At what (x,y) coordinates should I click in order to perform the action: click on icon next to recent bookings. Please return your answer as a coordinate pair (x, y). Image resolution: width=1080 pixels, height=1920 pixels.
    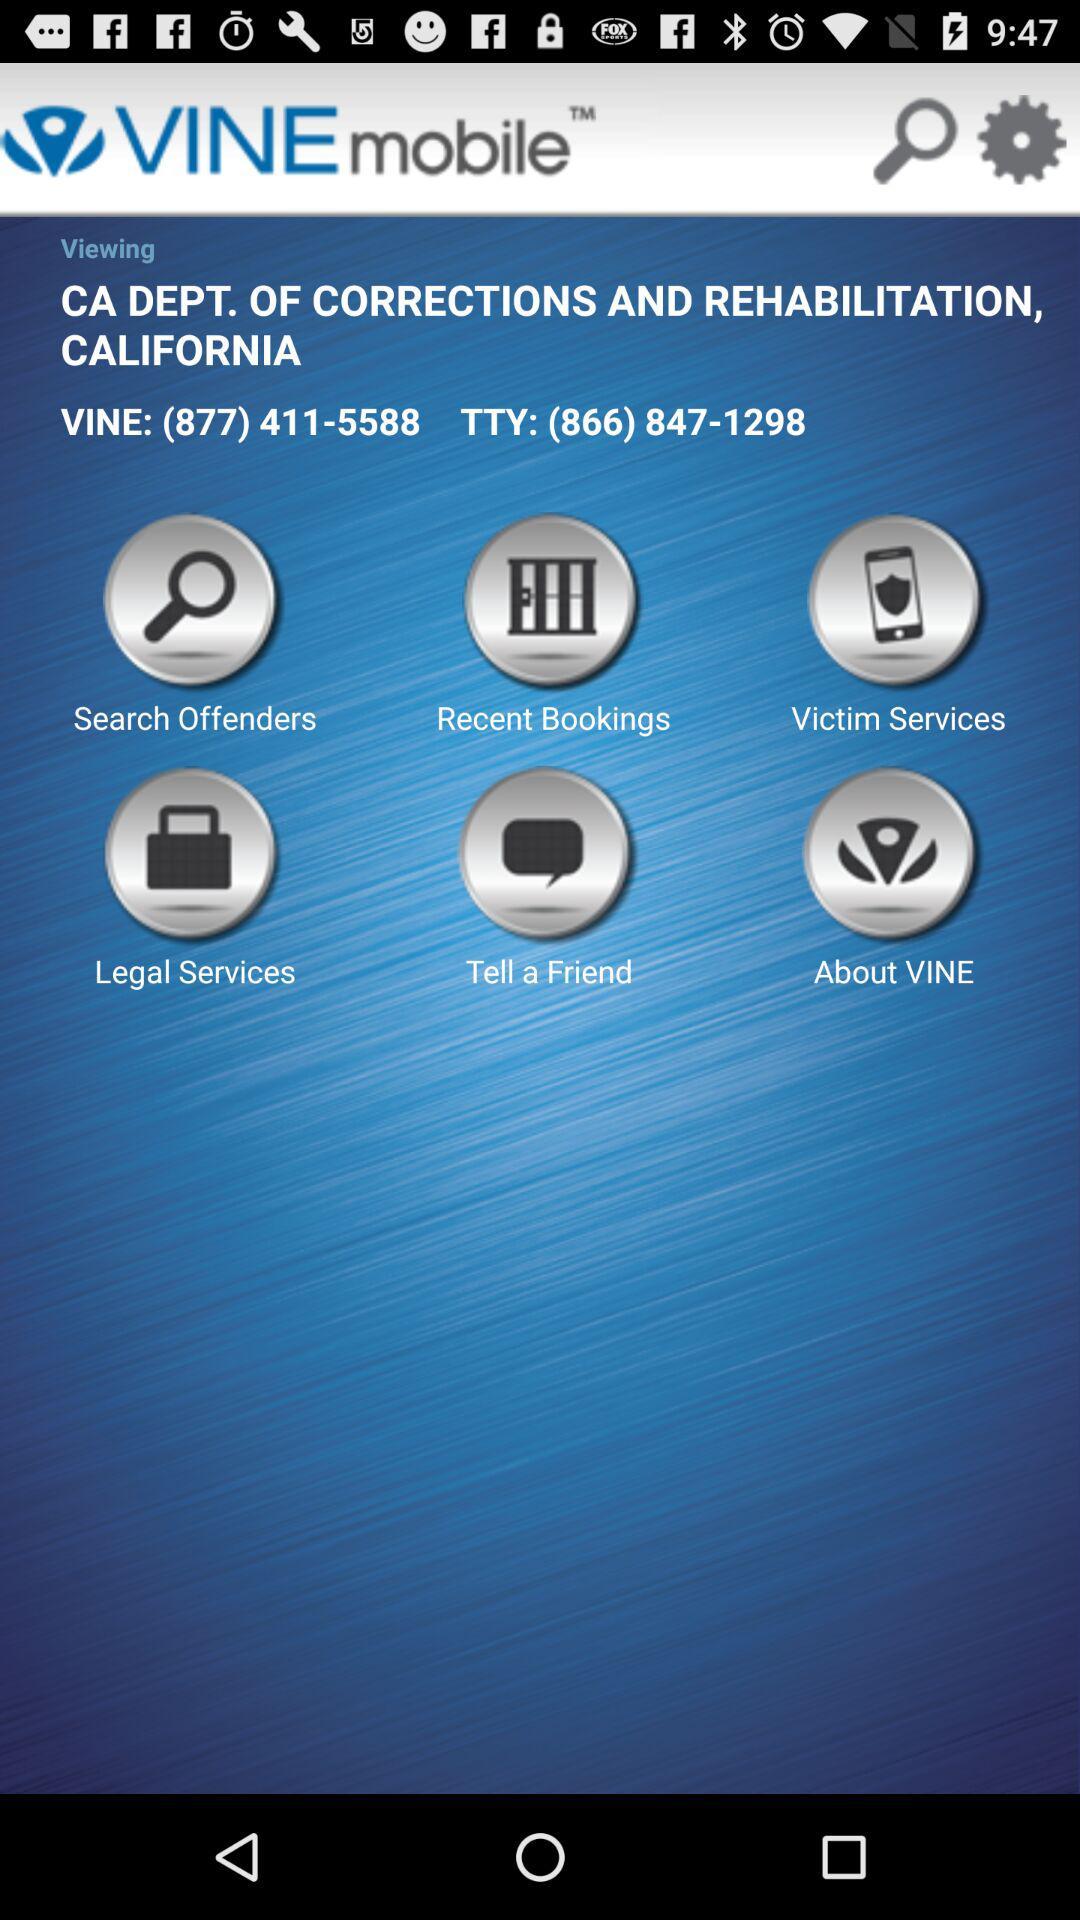
    Looking at the image, I should click on (897, 624).